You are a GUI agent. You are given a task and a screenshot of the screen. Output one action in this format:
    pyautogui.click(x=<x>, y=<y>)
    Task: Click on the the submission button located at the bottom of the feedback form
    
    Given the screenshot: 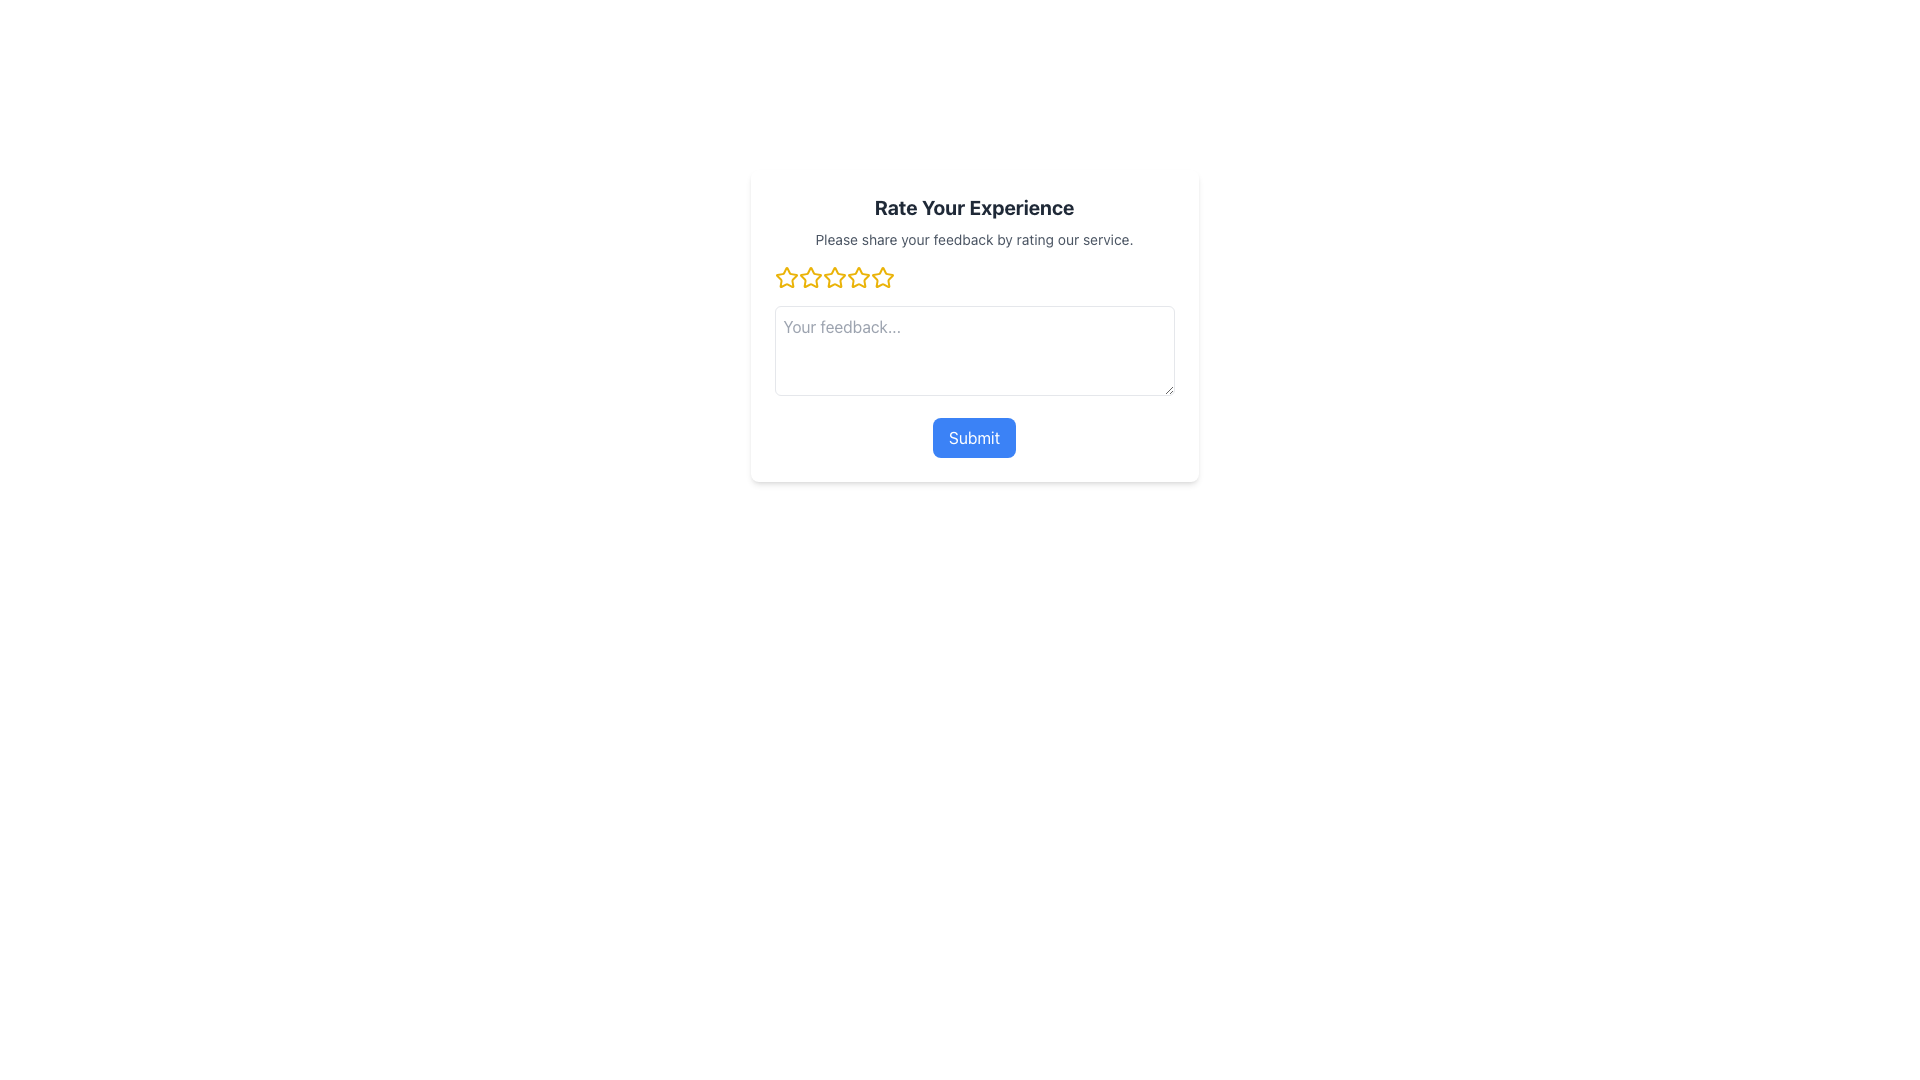 What is the action you would take?
    pyautogui.click(x=974, y=437)
    